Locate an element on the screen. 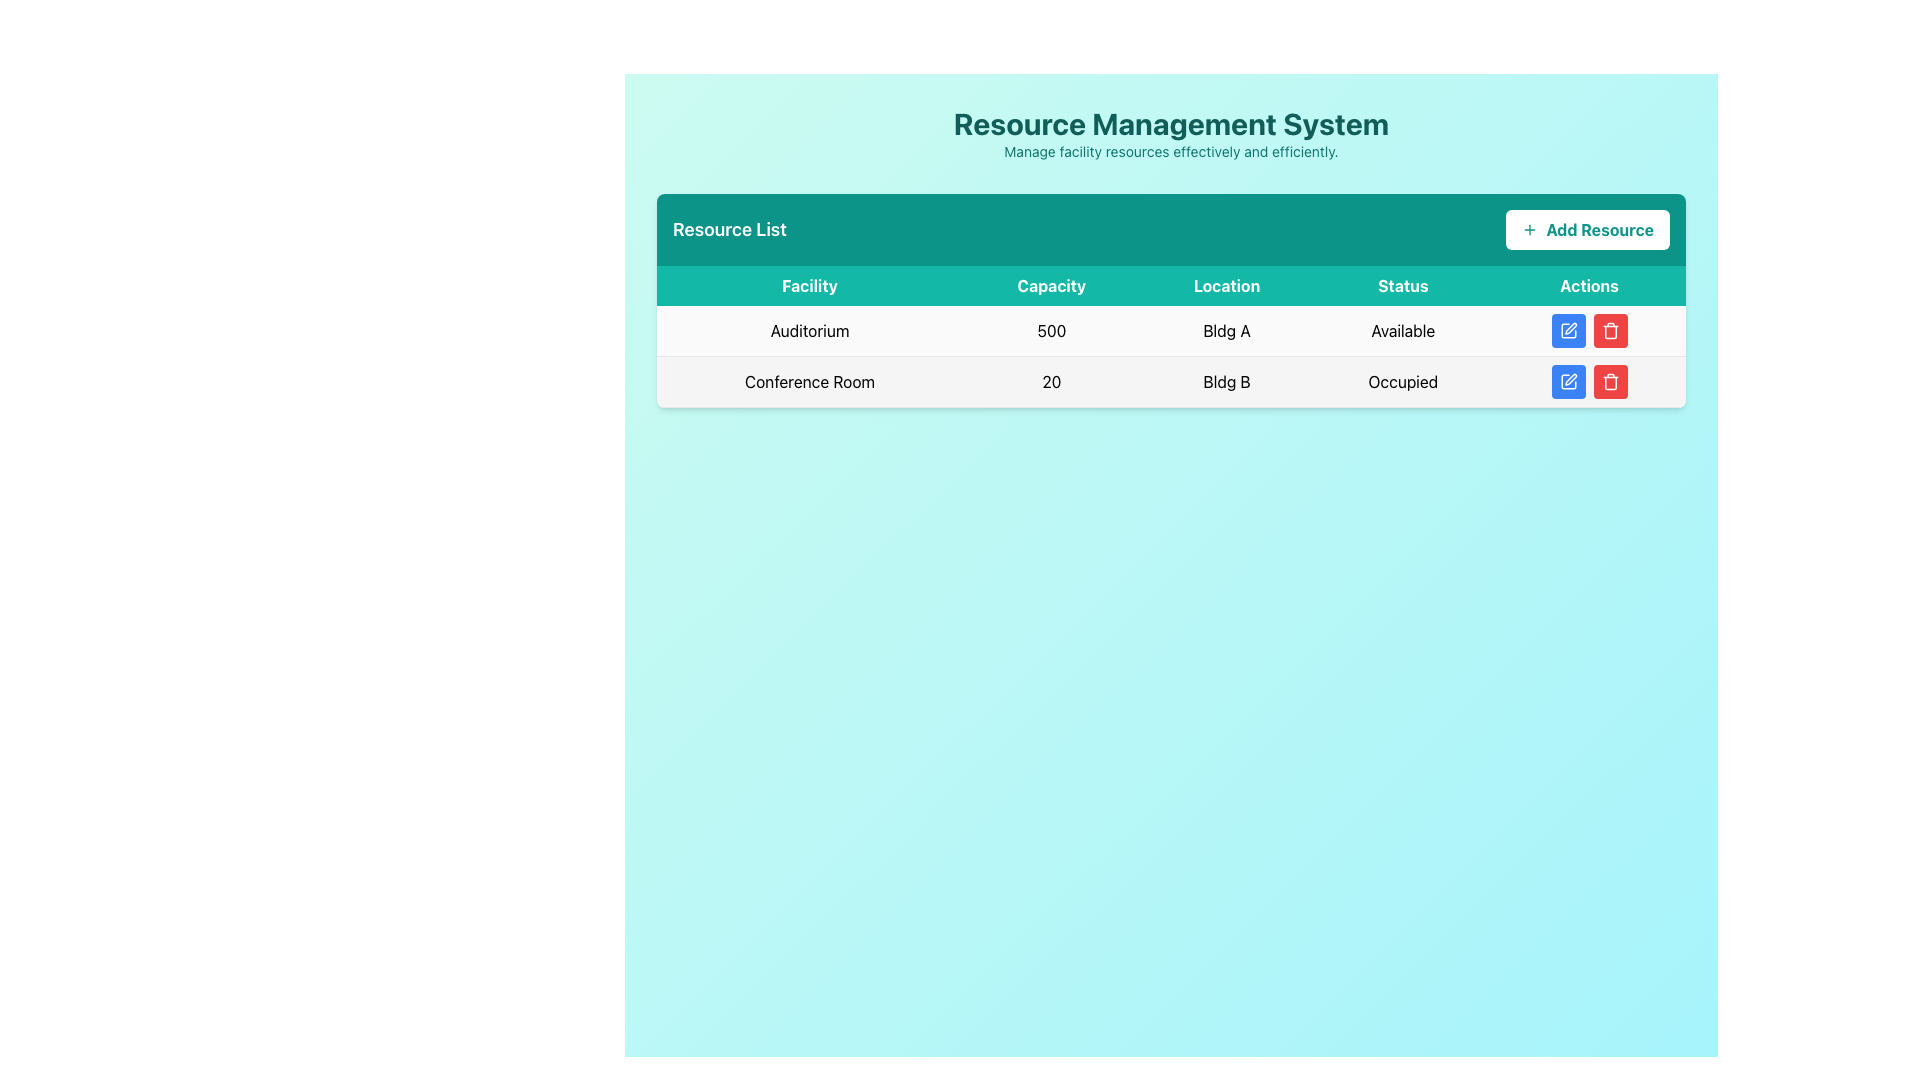  the centered text block that displays 'Resource Management System' in larger bold teal text and 'Manage facility resources effectively and efficiently' in smaller teal text, located near the top center of the interface above the 'Resource List' table is located at coordinates (1171, 134).